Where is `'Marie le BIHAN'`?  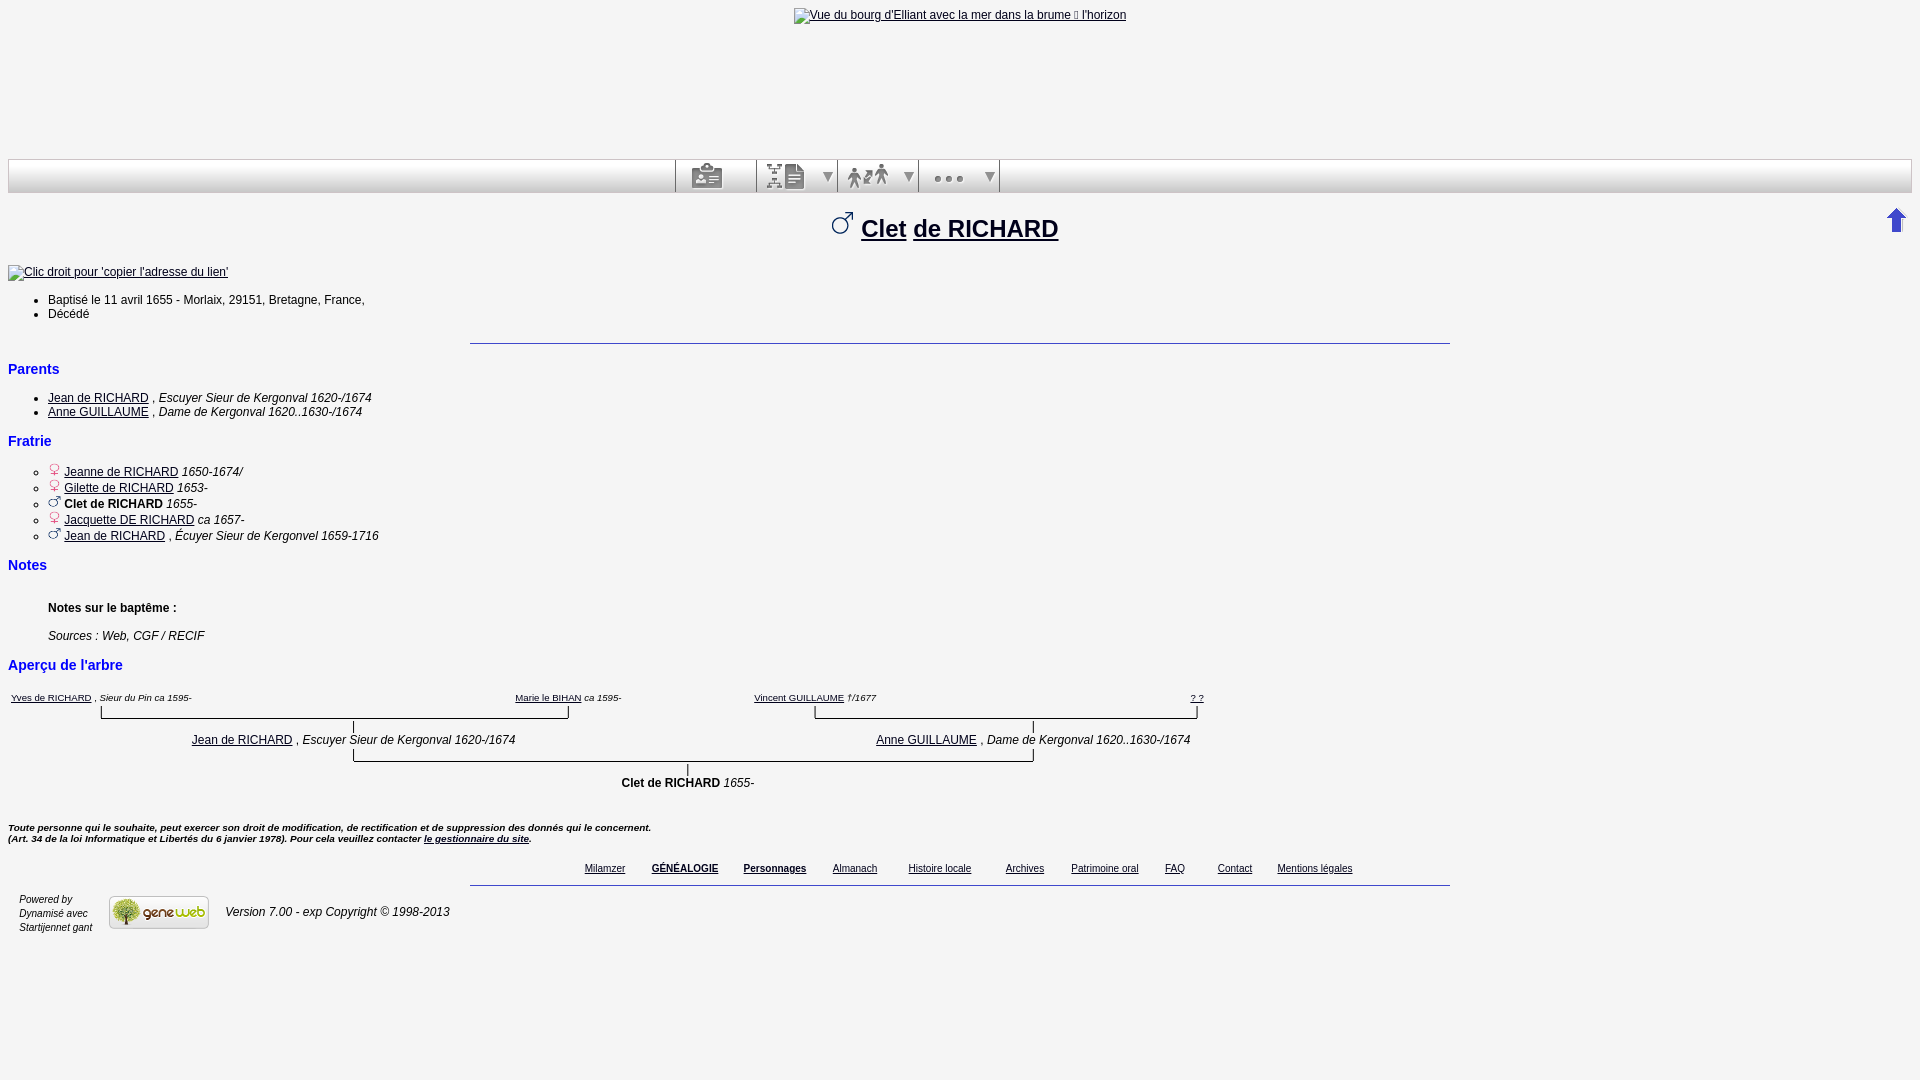
'Marie le BIHAN' is located at coordinates (547, 696).